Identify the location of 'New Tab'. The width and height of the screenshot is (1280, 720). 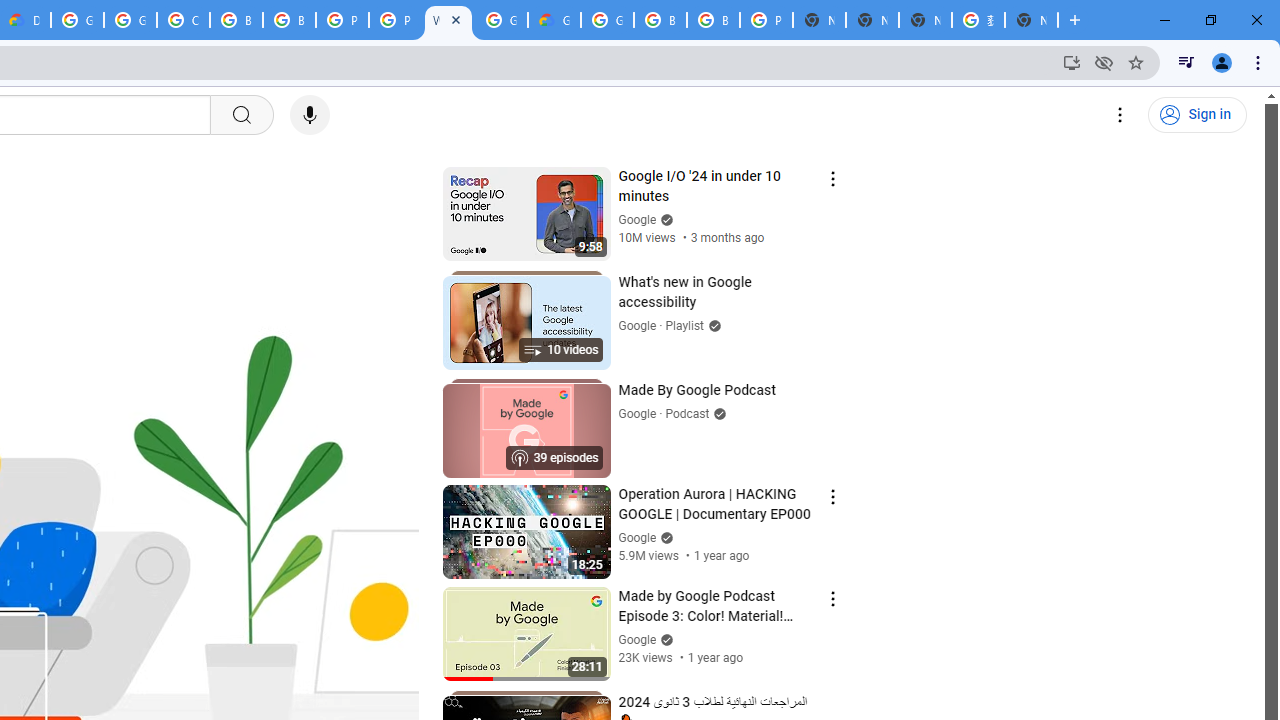
(1031, 20).